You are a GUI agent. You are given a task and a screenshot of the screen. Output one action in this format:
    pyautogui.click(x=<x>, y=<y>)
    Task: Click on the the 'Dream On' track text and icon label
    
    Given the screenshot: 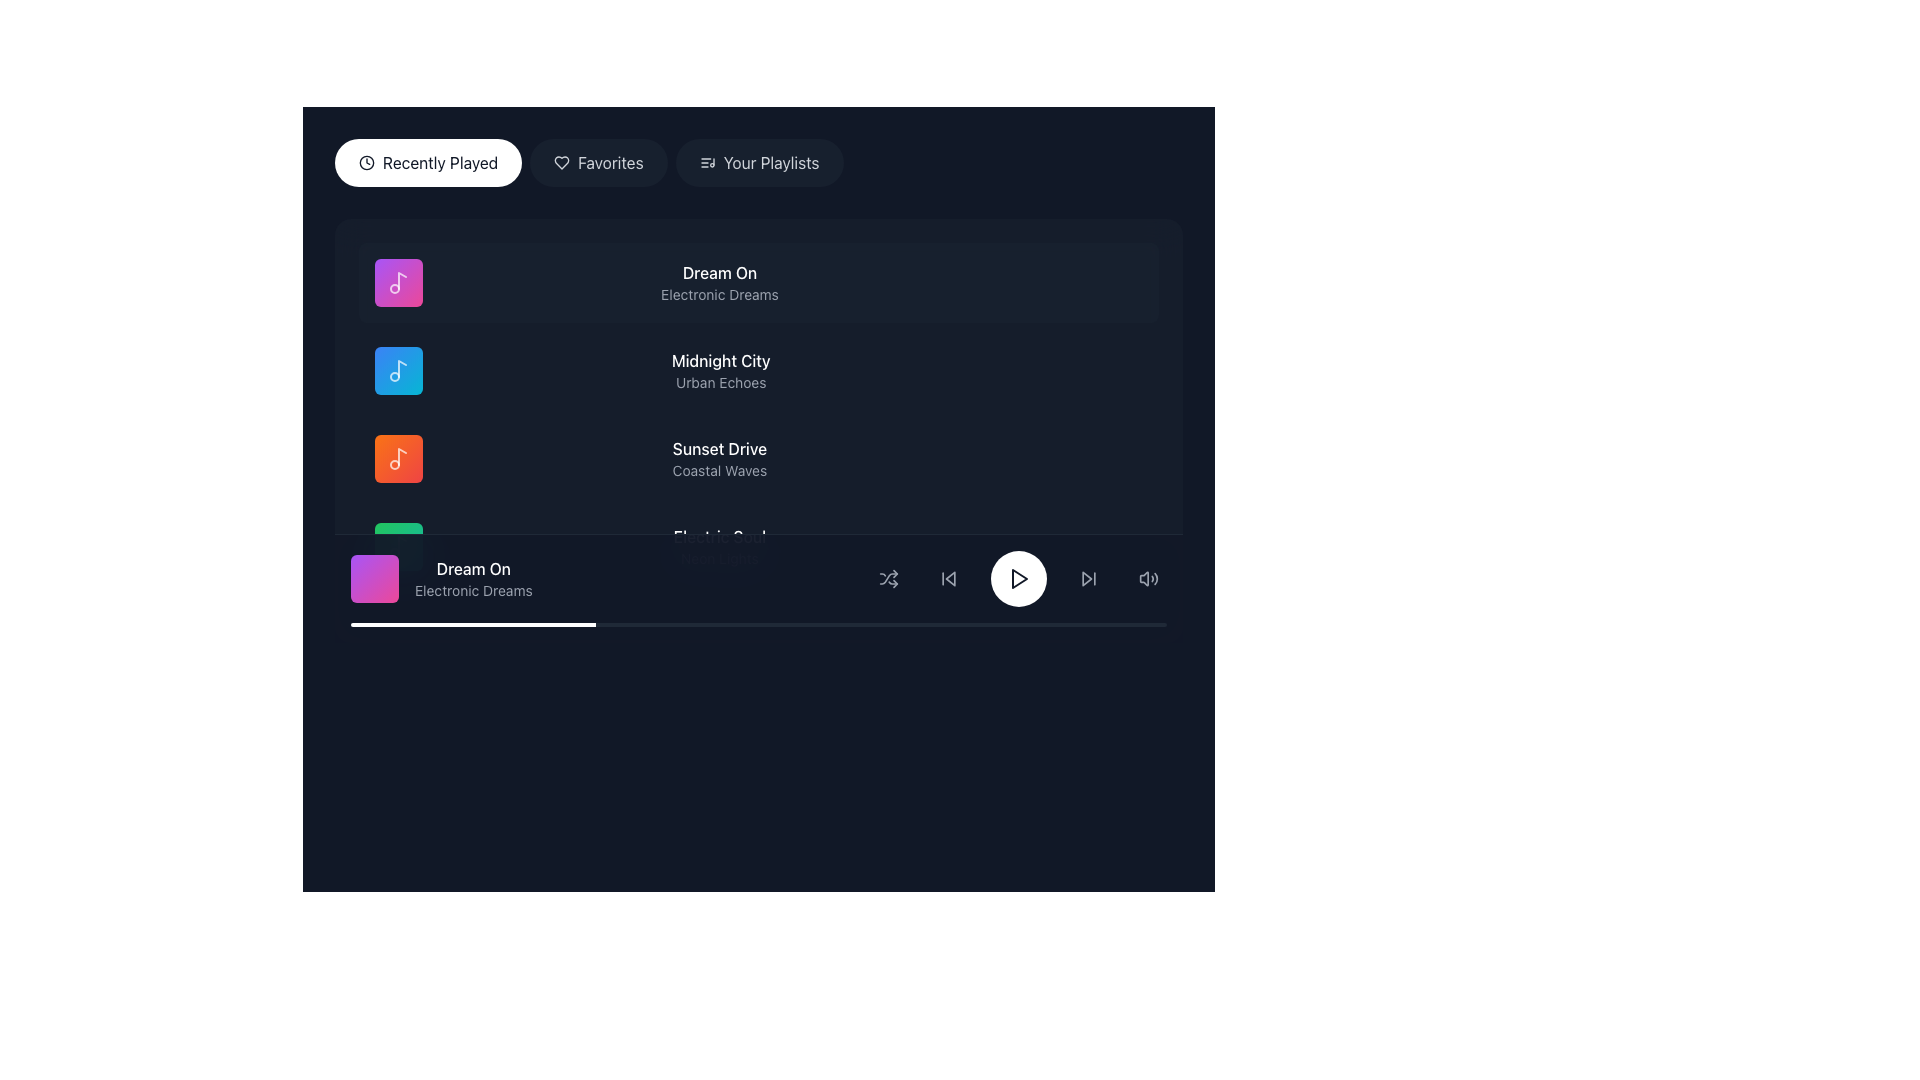 What is the action you would take?
    pyautogui.click(x=440, y=578)
    